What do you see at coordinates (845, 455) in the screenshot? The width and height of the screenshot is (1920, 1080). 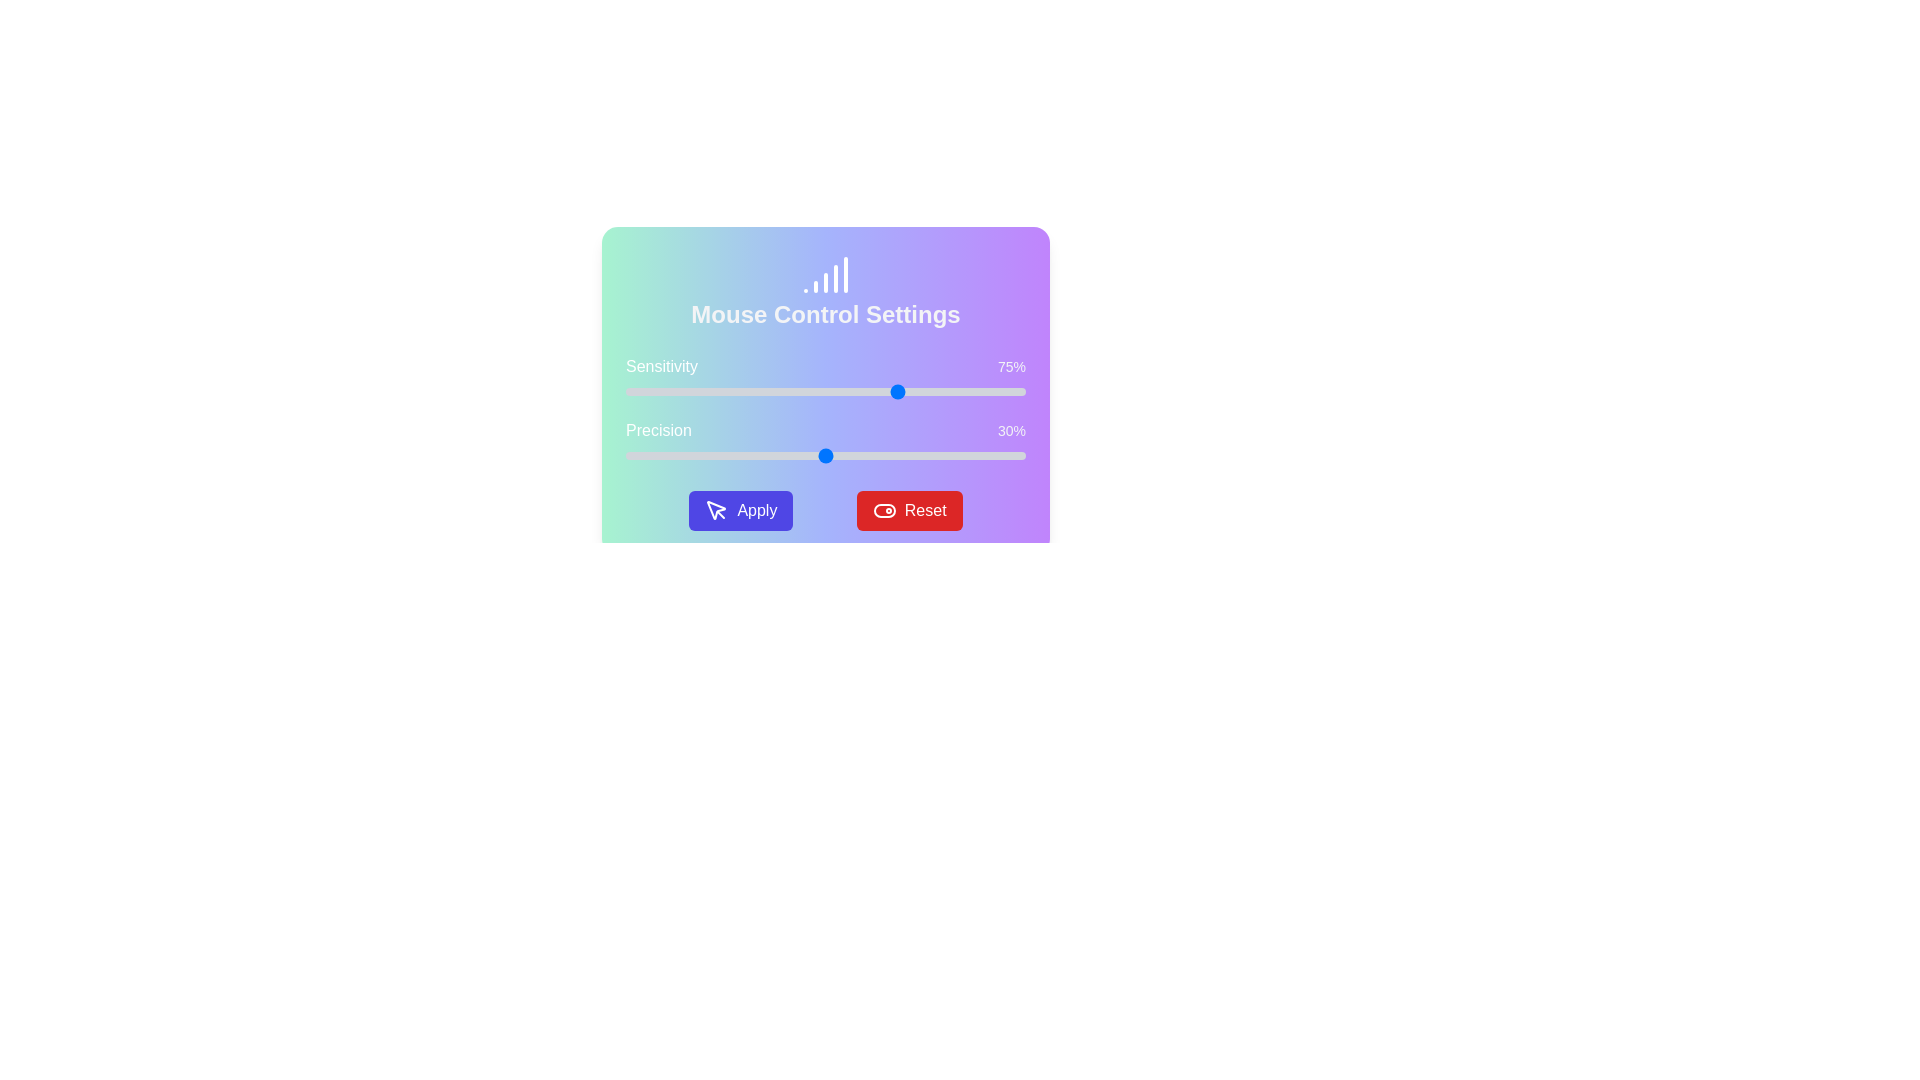 I see `the precision` at bounding box center [845, 455].